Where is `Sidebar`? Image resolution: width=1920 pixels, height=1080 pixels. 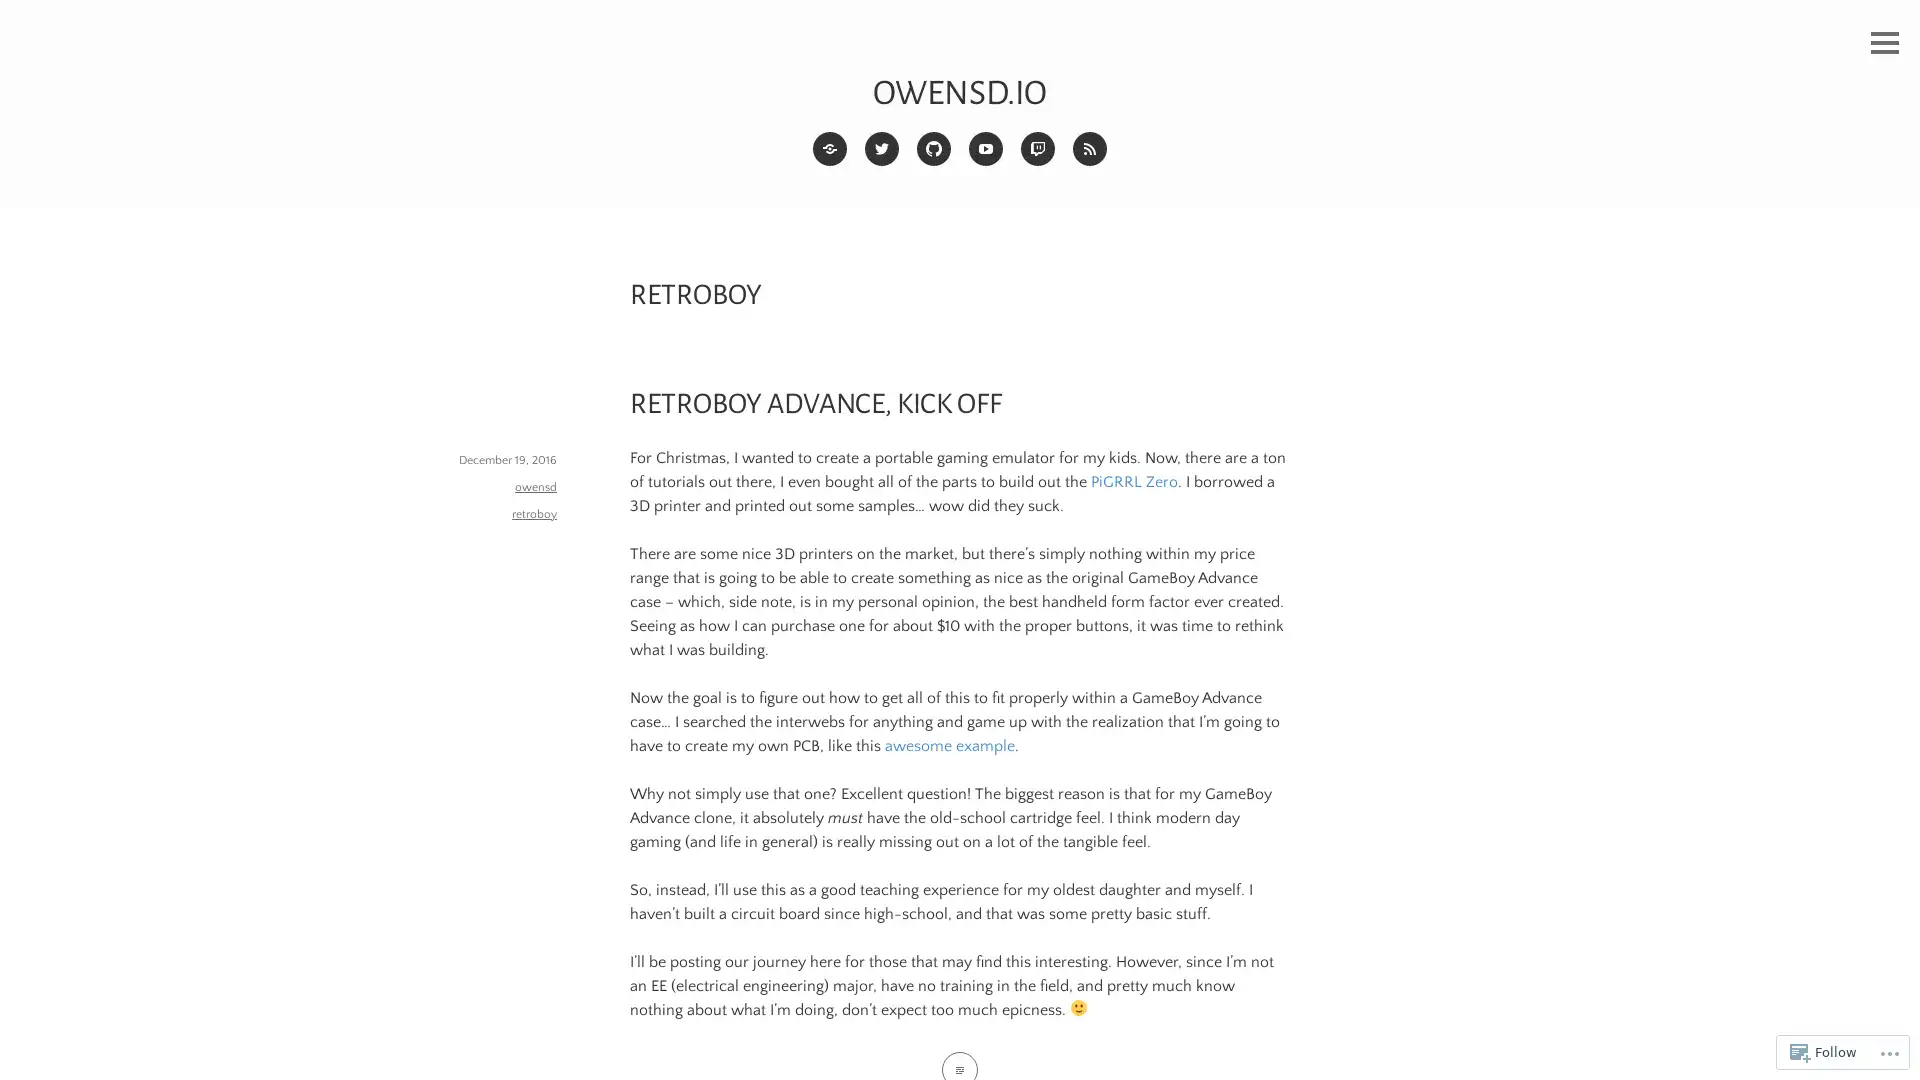
Sidebar is located at coordinates (1884, 43).